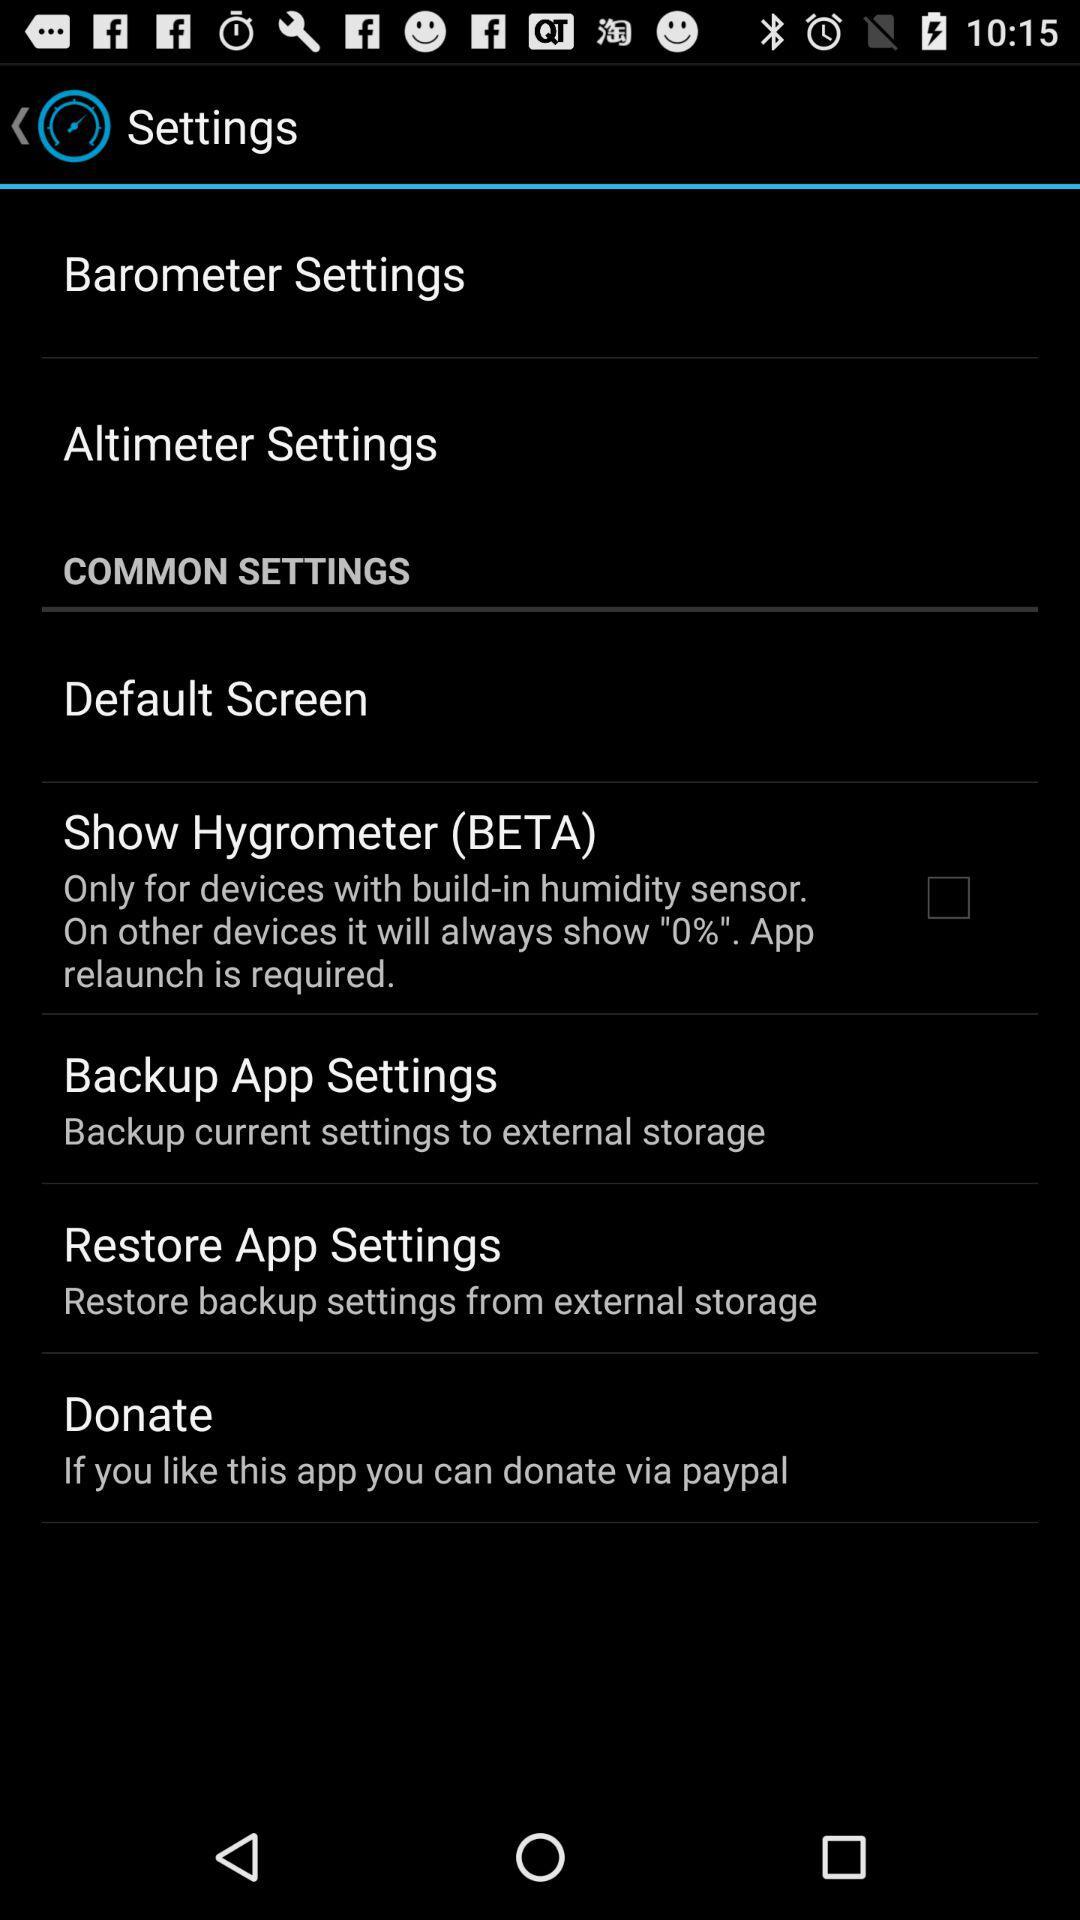 Image resolution: width=1080 pixels, height=1920 pixels. What do you see at coordinates (249, 441) in the screenshot?
I see `the altimeter settings app` at bounding box center [249, 441].